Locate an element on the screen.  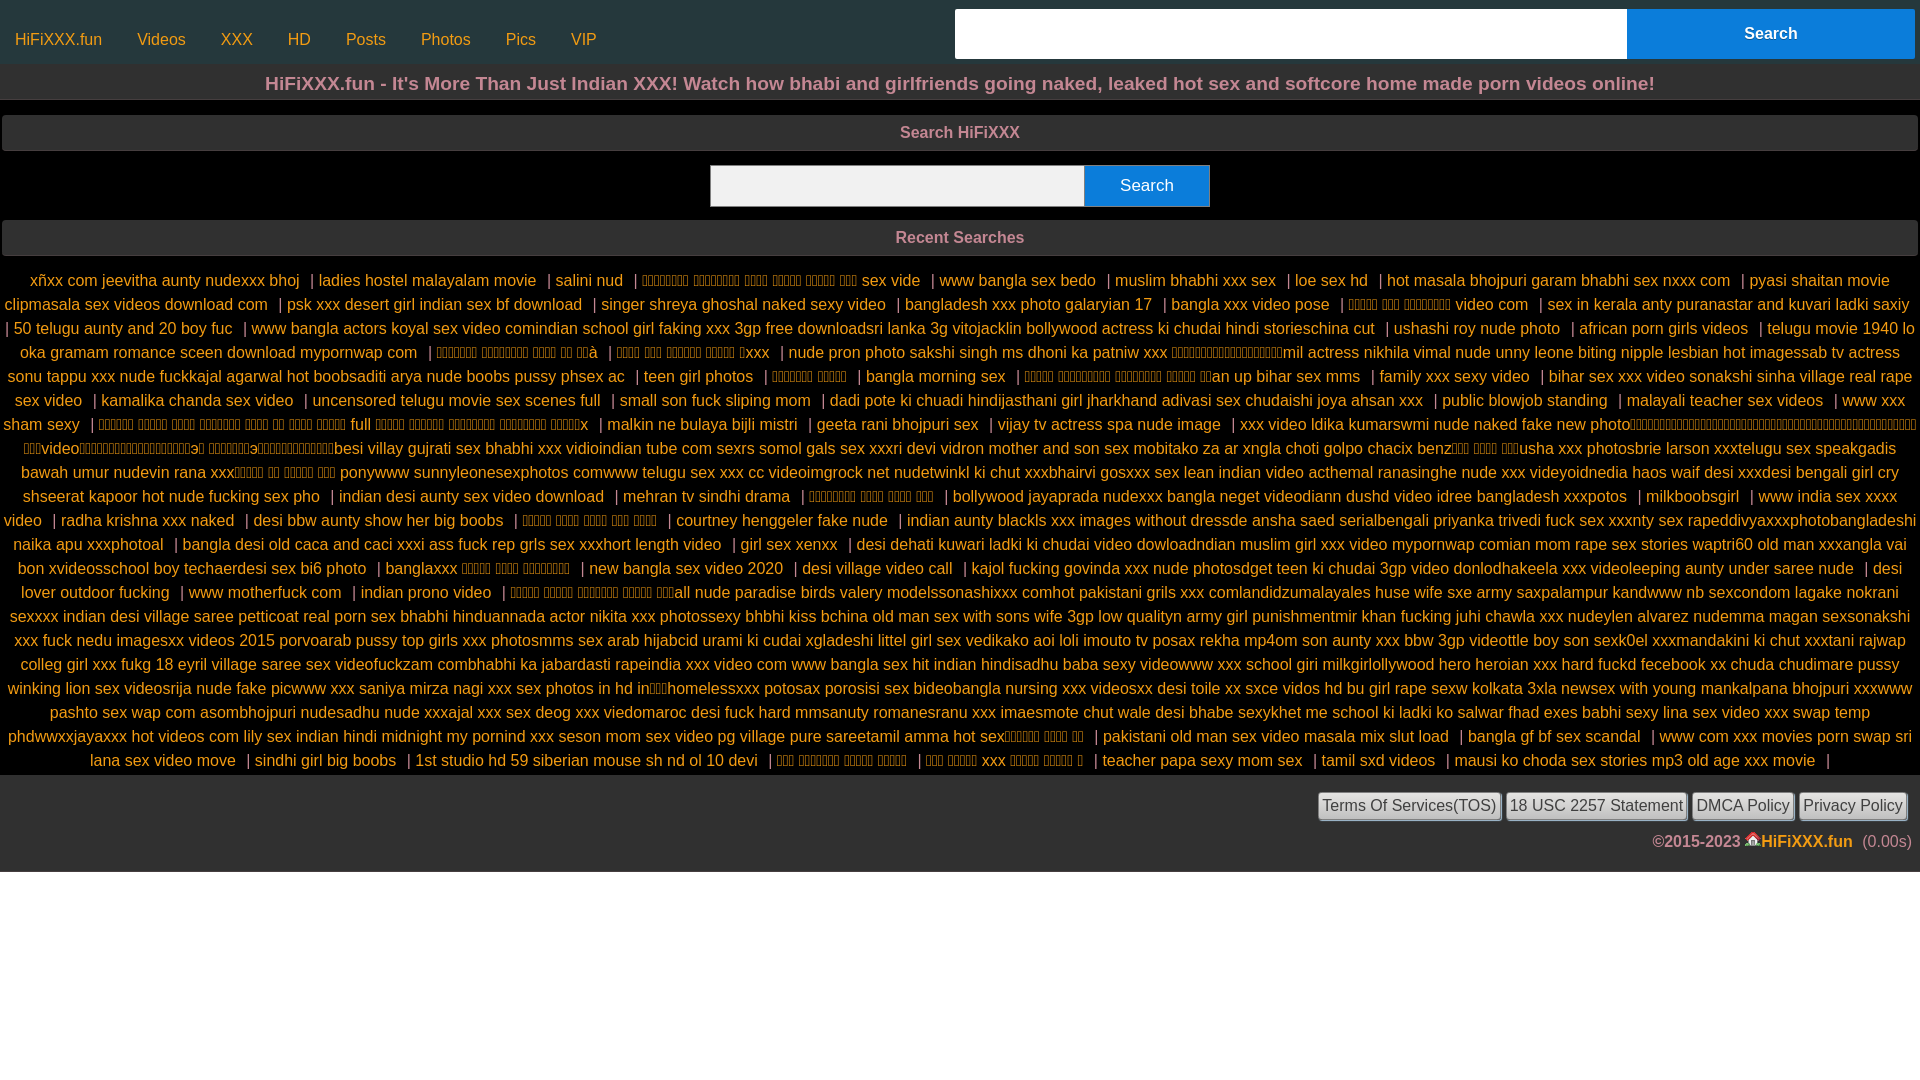
'girl sex xenxx' is located at coordinates (739, 544).